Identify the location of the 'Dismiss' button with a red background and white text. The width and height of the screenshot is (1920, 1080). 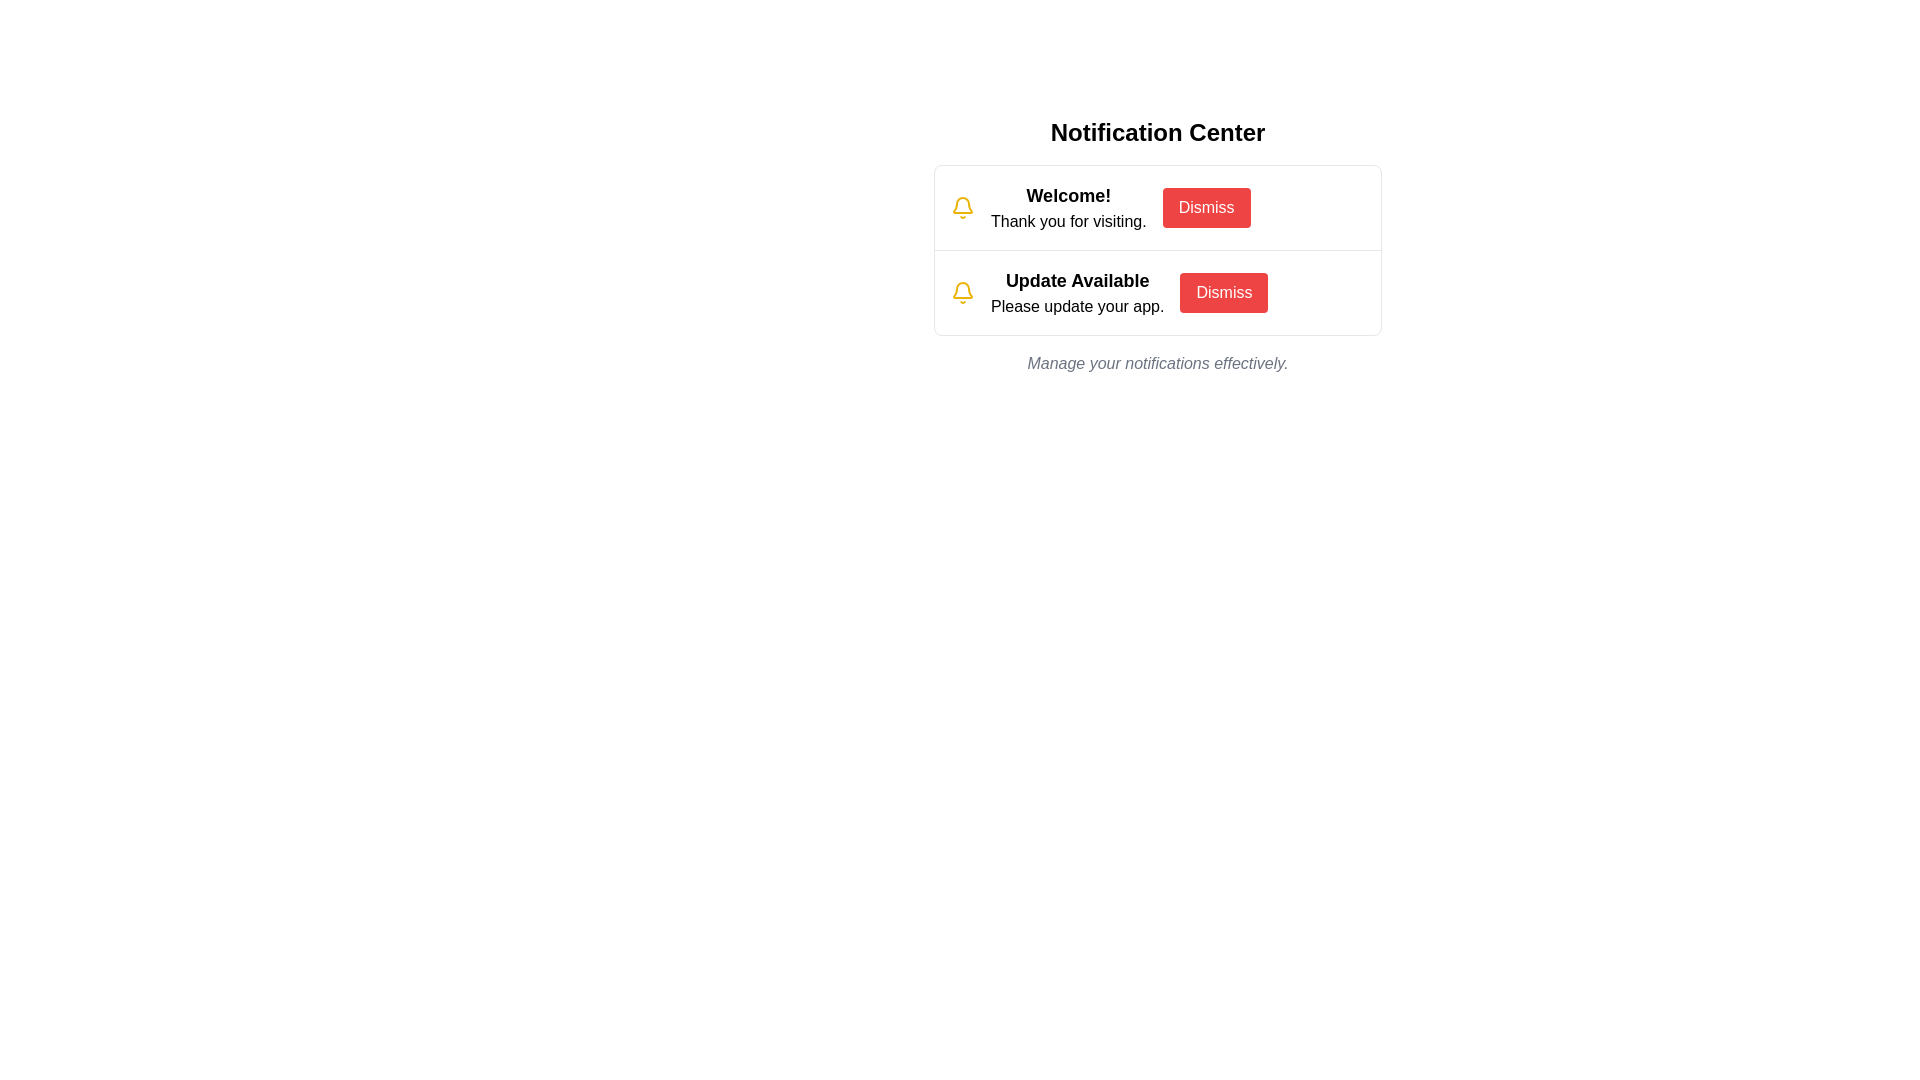
(1205, 208).